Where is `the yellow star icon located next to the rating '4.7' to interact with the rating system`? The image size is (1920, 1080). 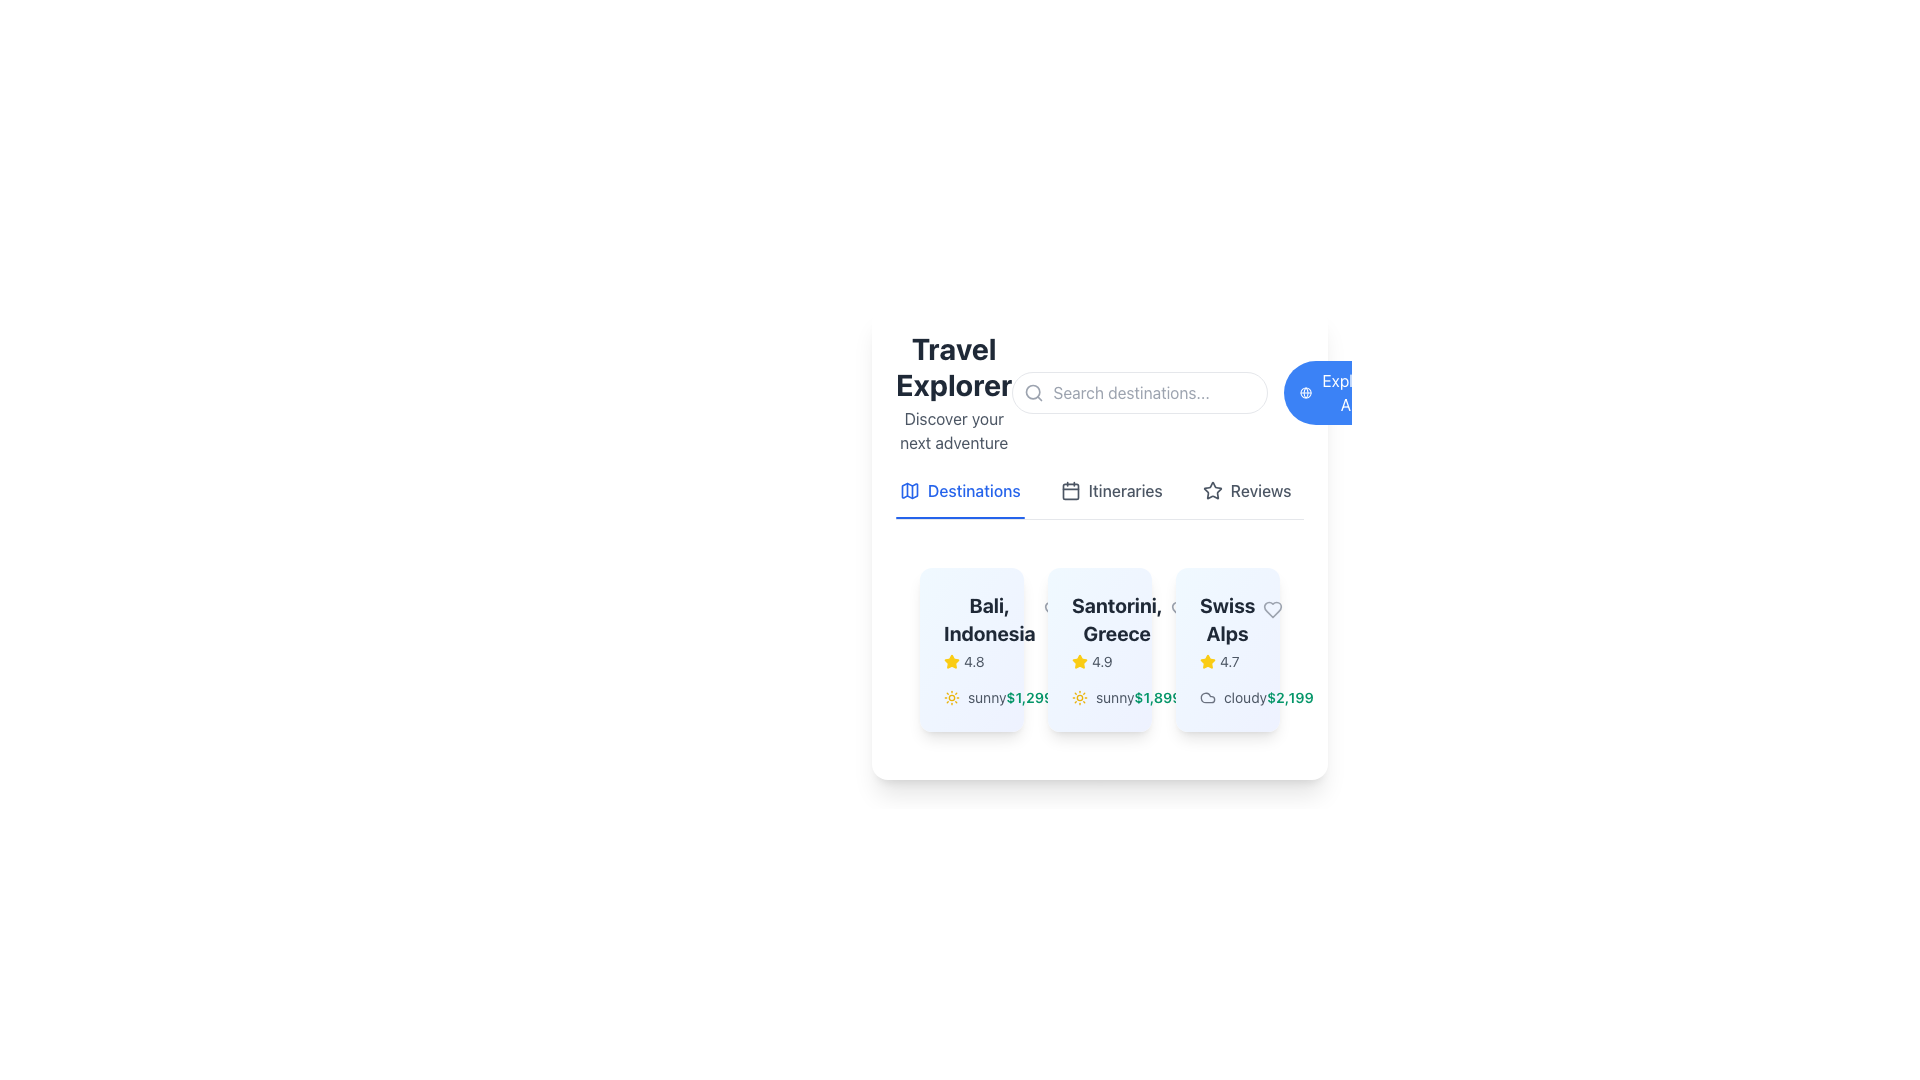
the yellow star icon located next to the rating '4.7' to interact with the rating system is located at coordinates (1207, 661).